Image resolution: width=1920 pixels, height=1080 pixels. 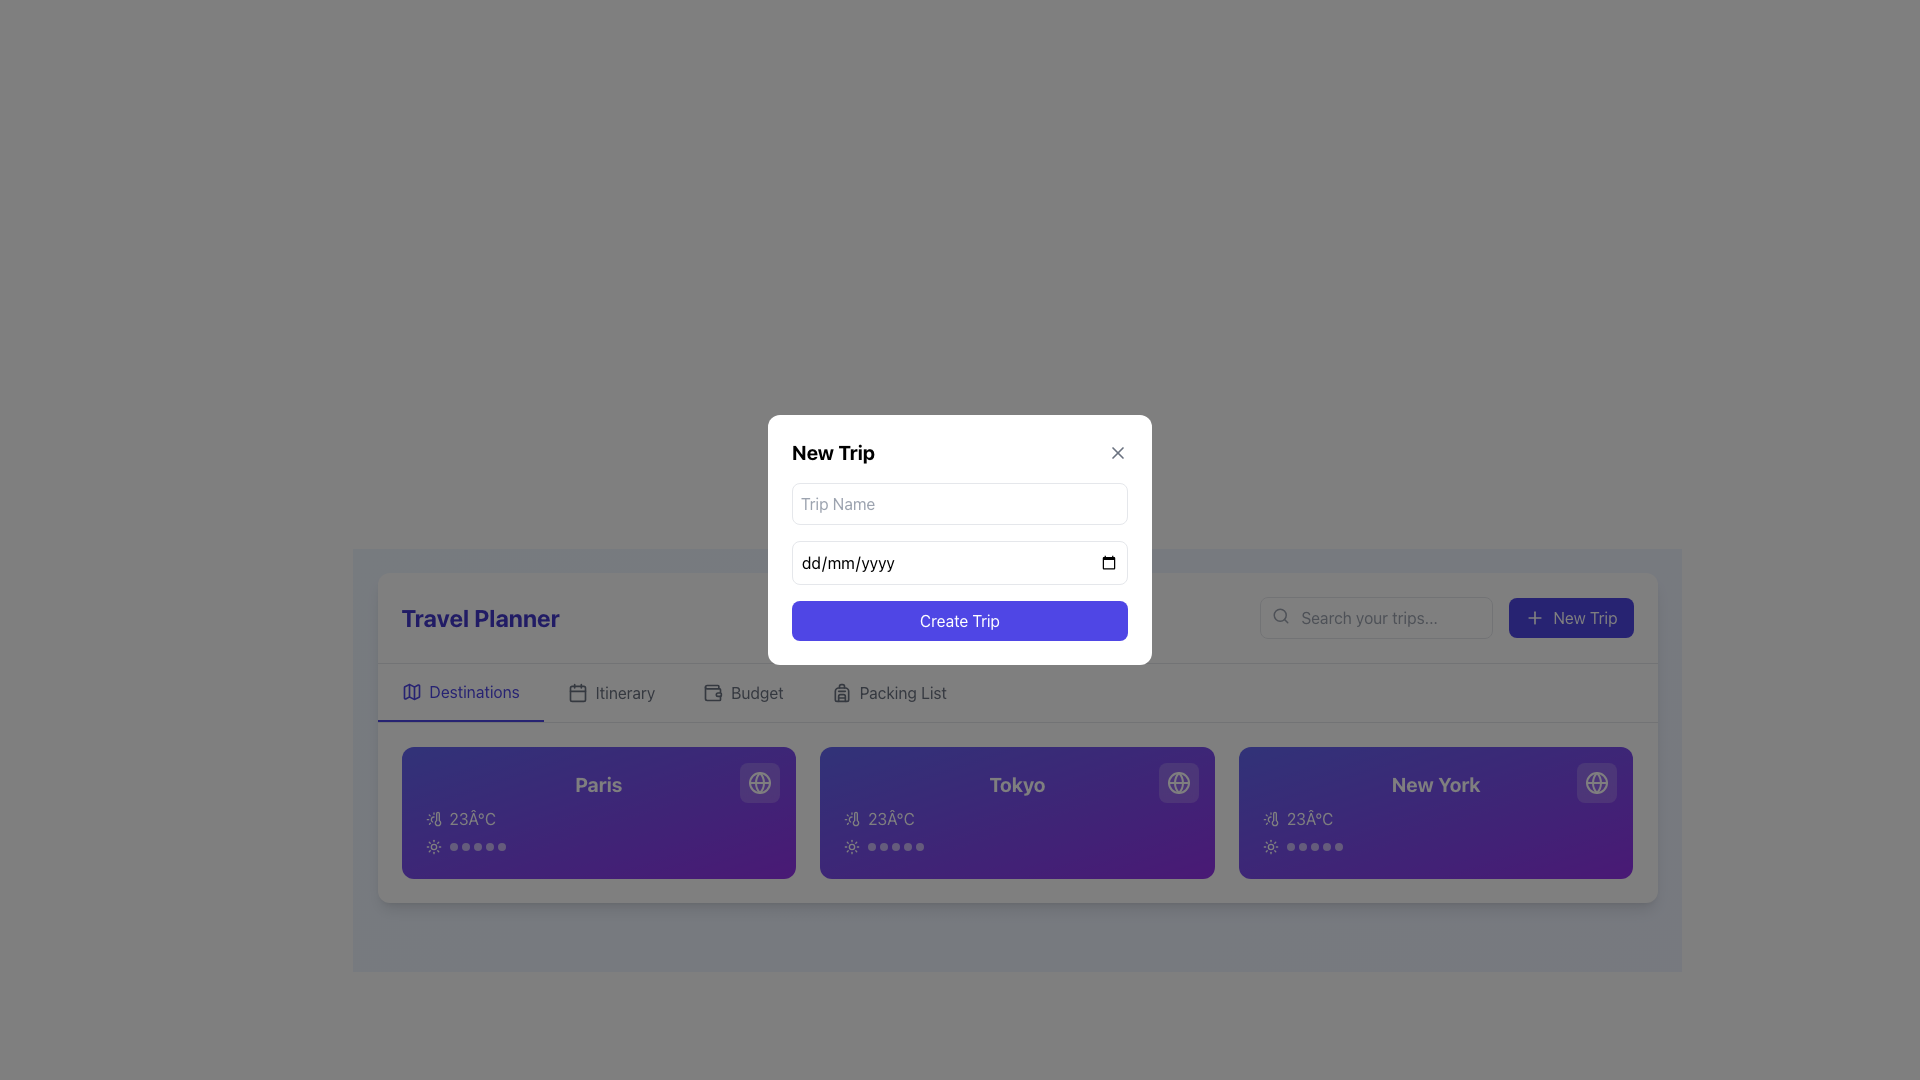 What do you see at coordinates (1584, 616) in the screenshot?
I see `the 'New Trip' button labeled with its functionality to create a new trip, located in the upper right area of the page` at bounding box center [1584, 616].